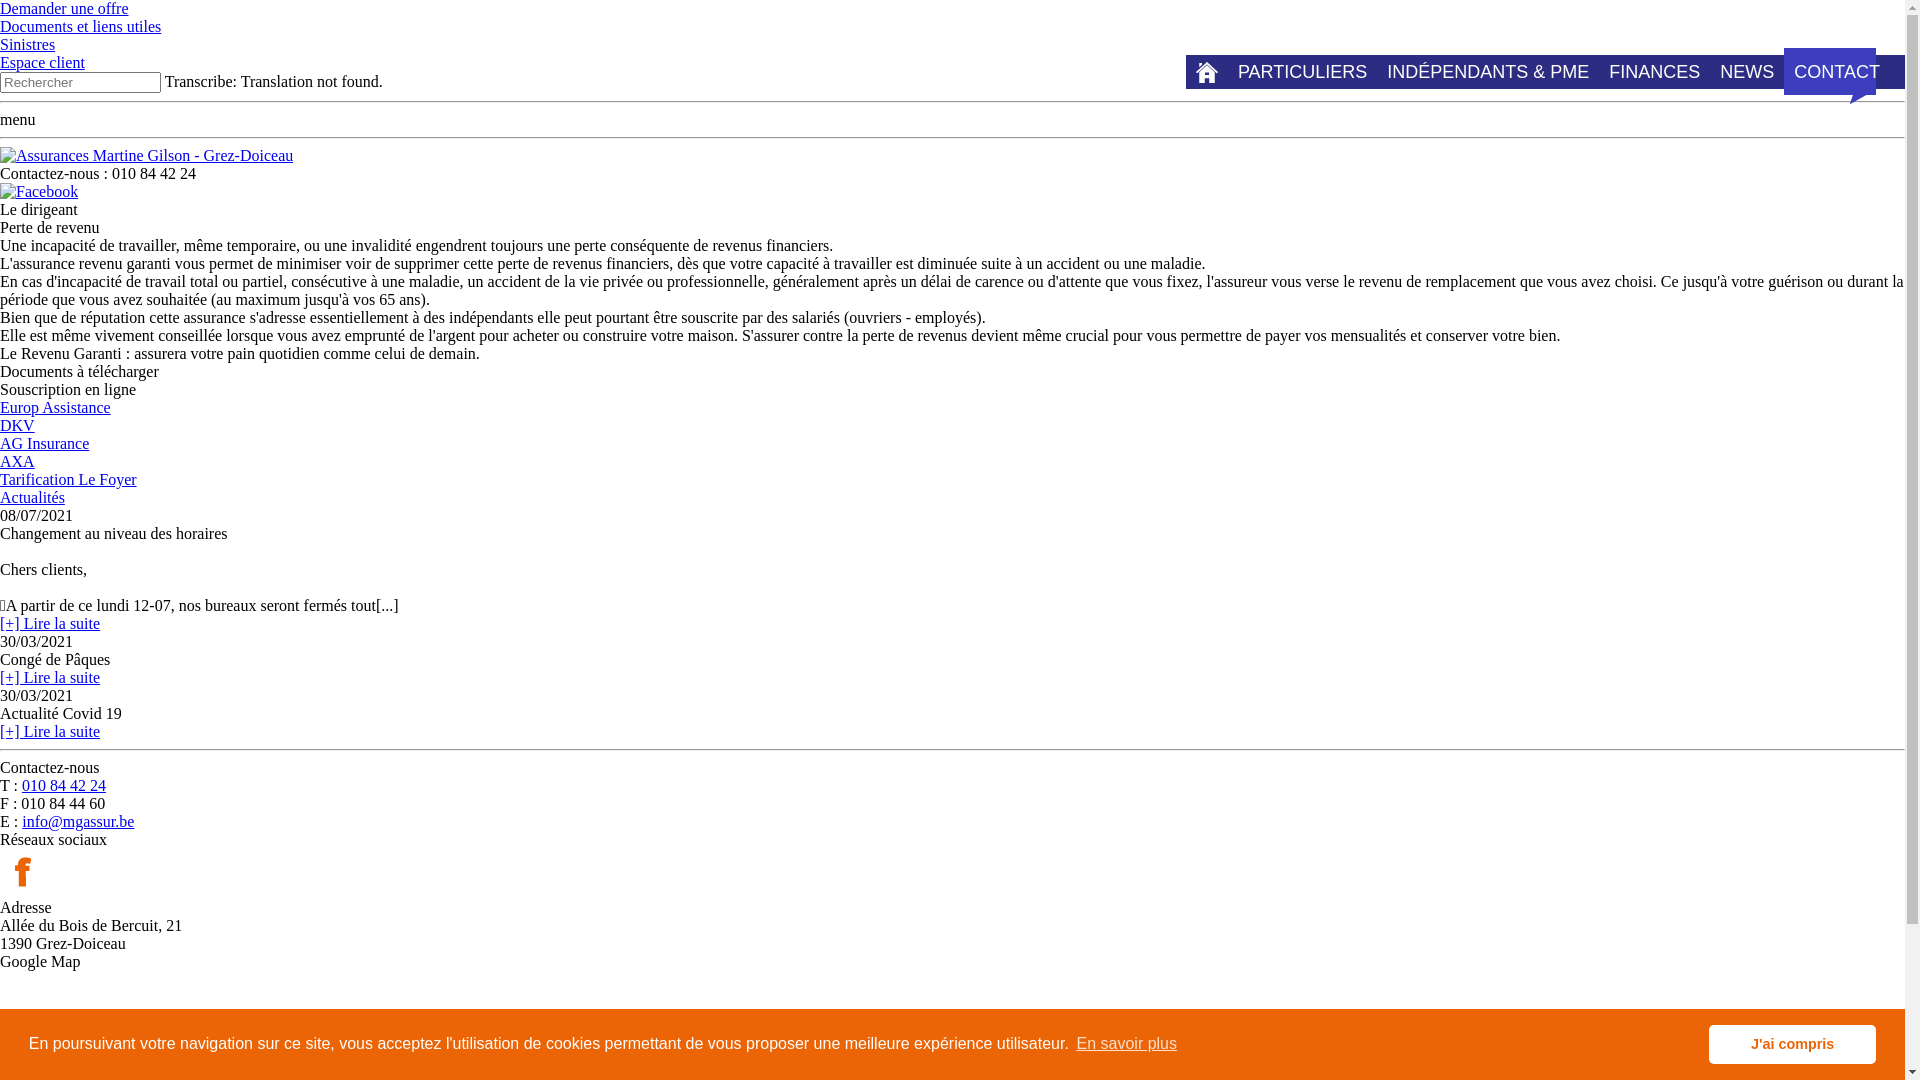 This screenshot has width=1920, height=1080. What do you see at coordinates (22, 821) in the screenshot?
I see `'info@mgassur.be'` at bounding box center [22, 821].